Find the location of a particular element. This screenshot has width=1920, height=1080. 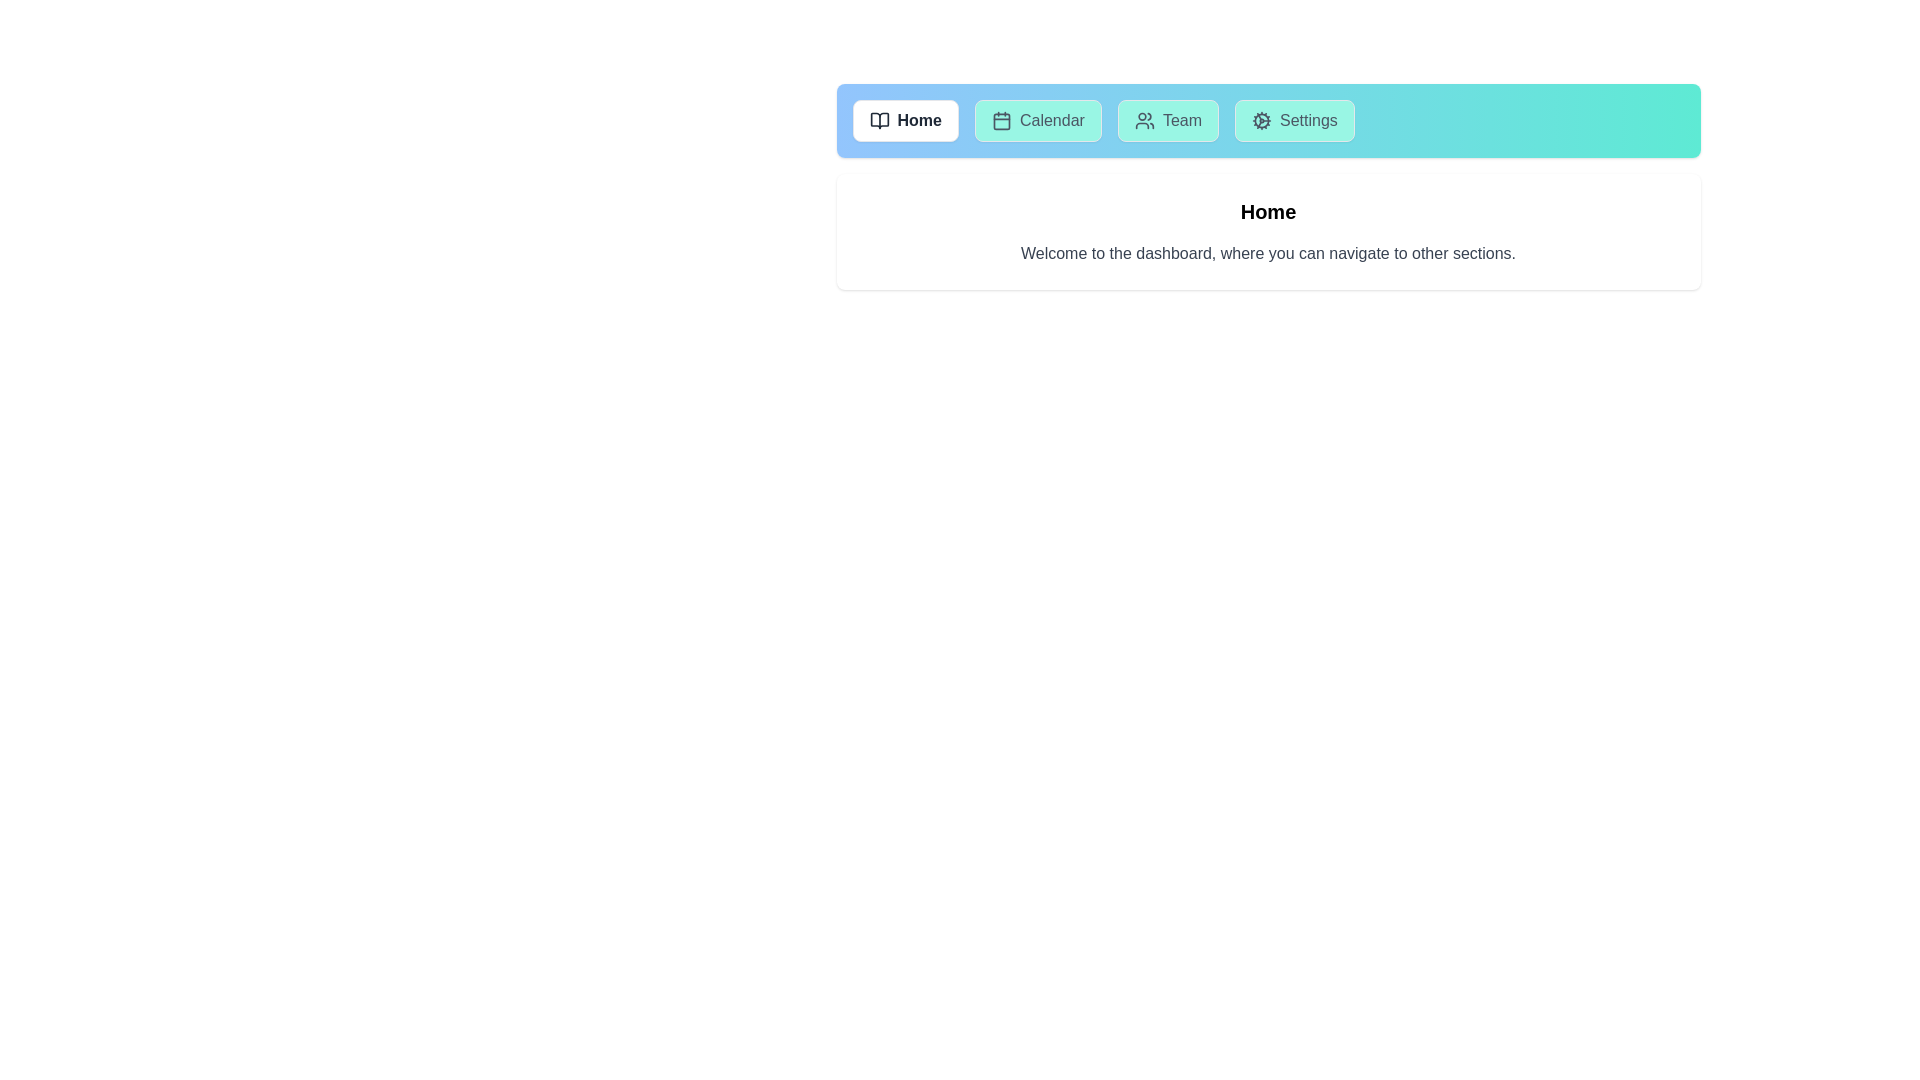

the tab labeled Calendar is located at coordinates (1037, 120).